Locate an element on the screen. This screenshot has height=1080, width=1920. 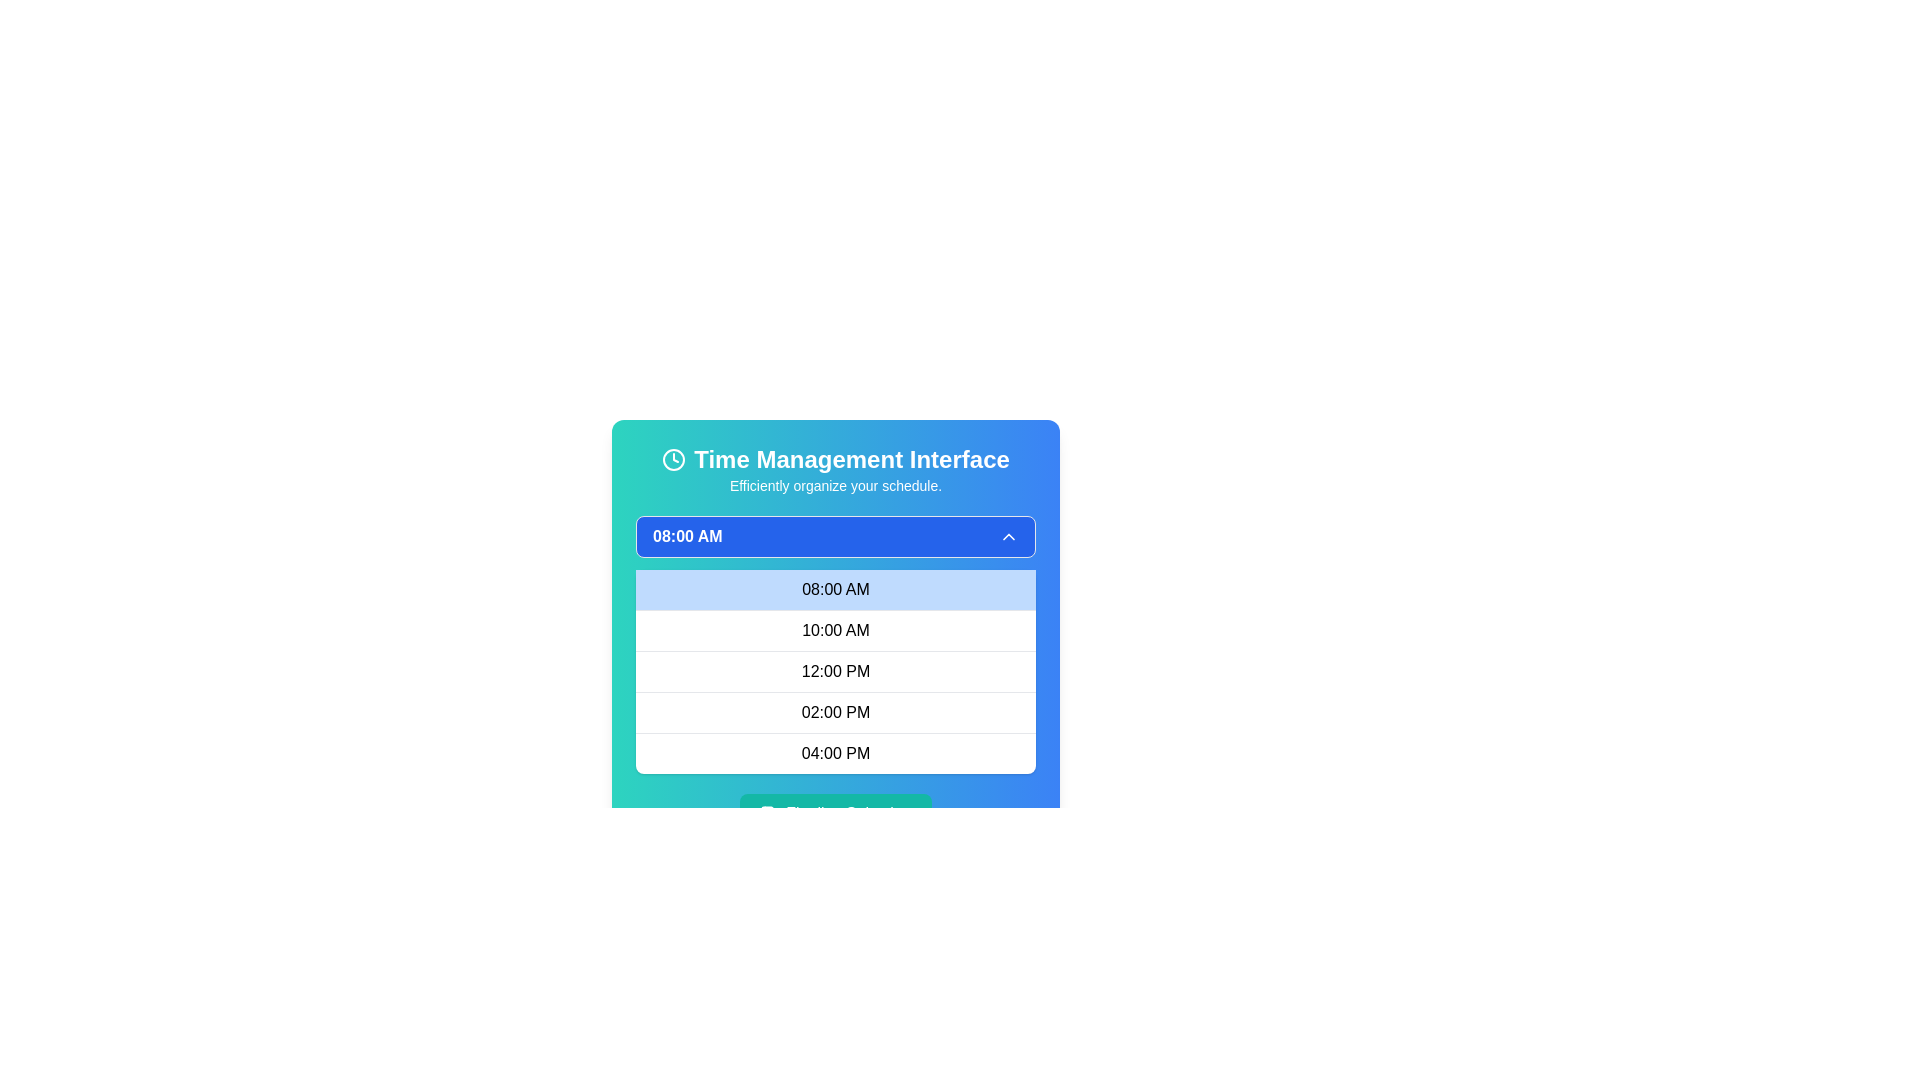
the highlighted time slot '10:00 AM' in the dropdown menu of the 'Time Management Interface' is located at coordinates (835, 639).